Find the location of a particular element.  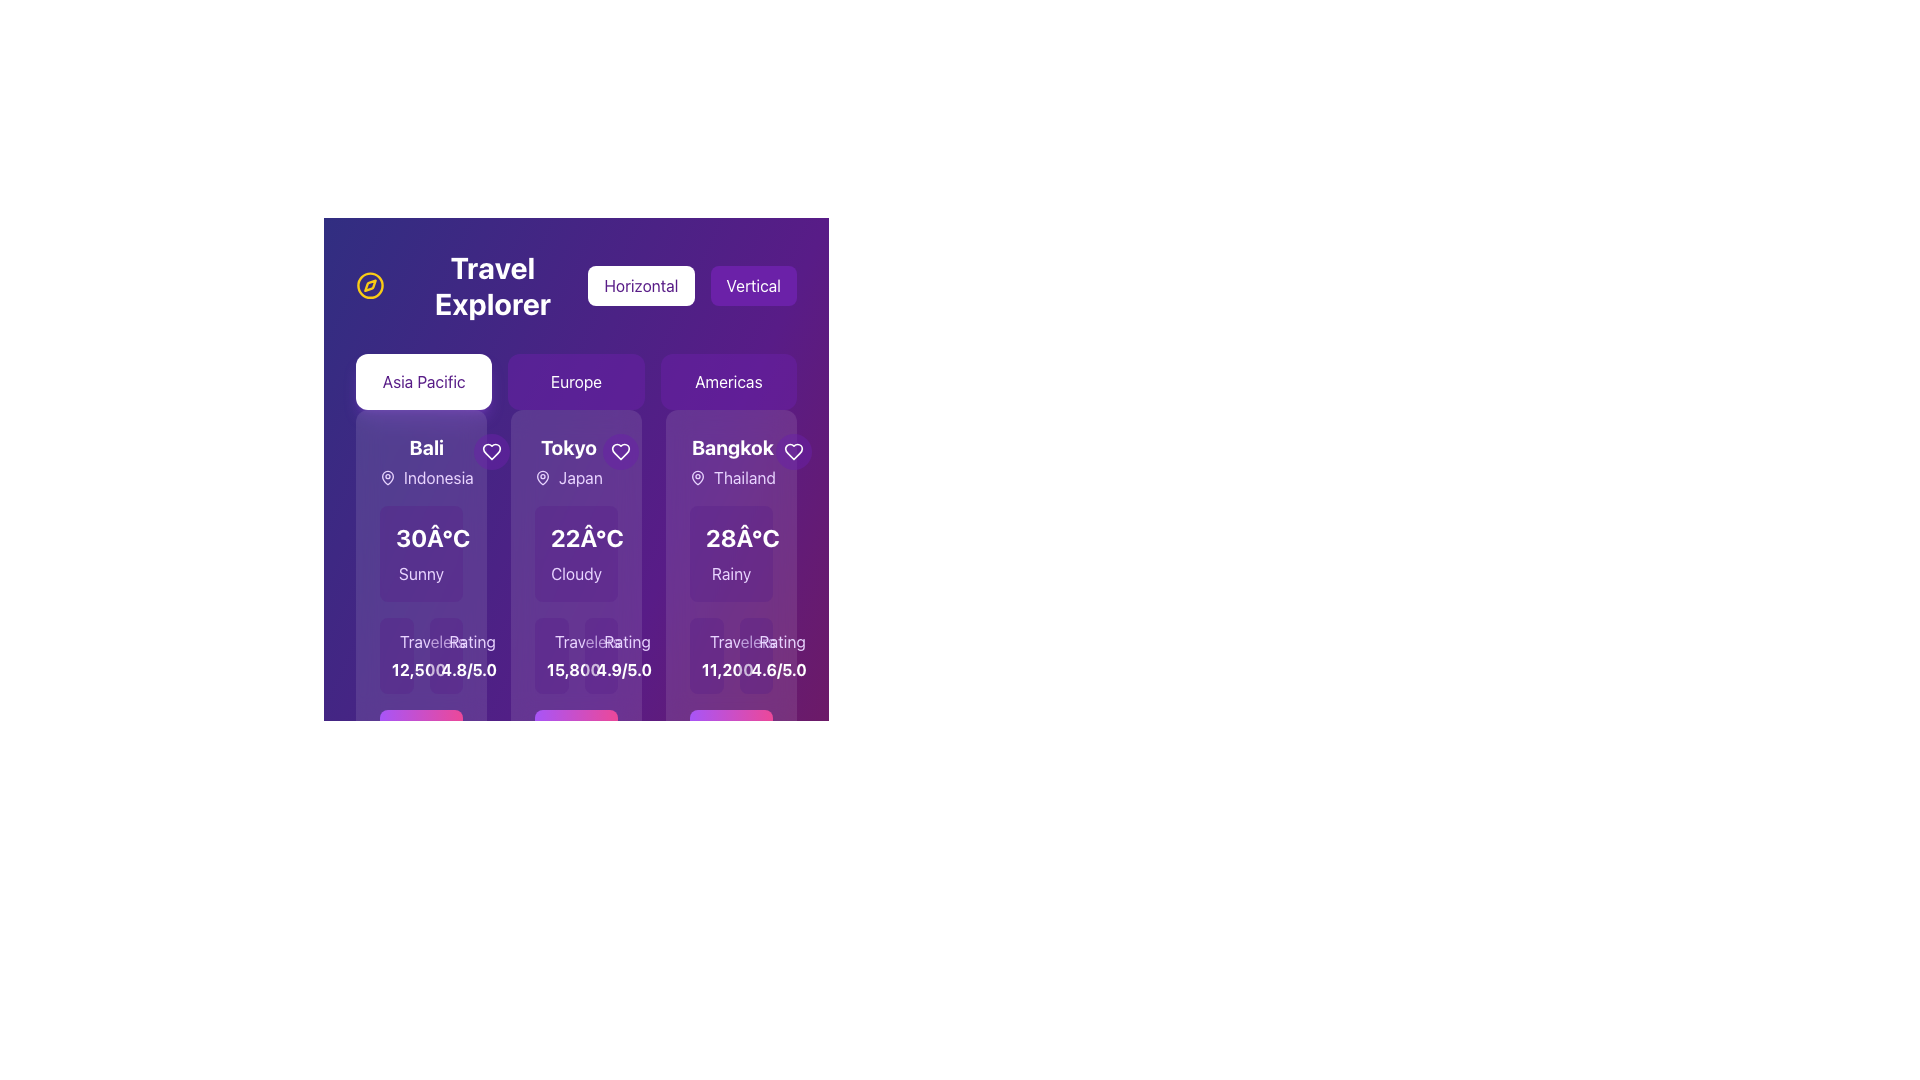

the text label displaying the number of travelers for the 'Bangkok, Thailand' travel tile, located at the bottom section below the weather and location details is located at coordinates (706, 670).